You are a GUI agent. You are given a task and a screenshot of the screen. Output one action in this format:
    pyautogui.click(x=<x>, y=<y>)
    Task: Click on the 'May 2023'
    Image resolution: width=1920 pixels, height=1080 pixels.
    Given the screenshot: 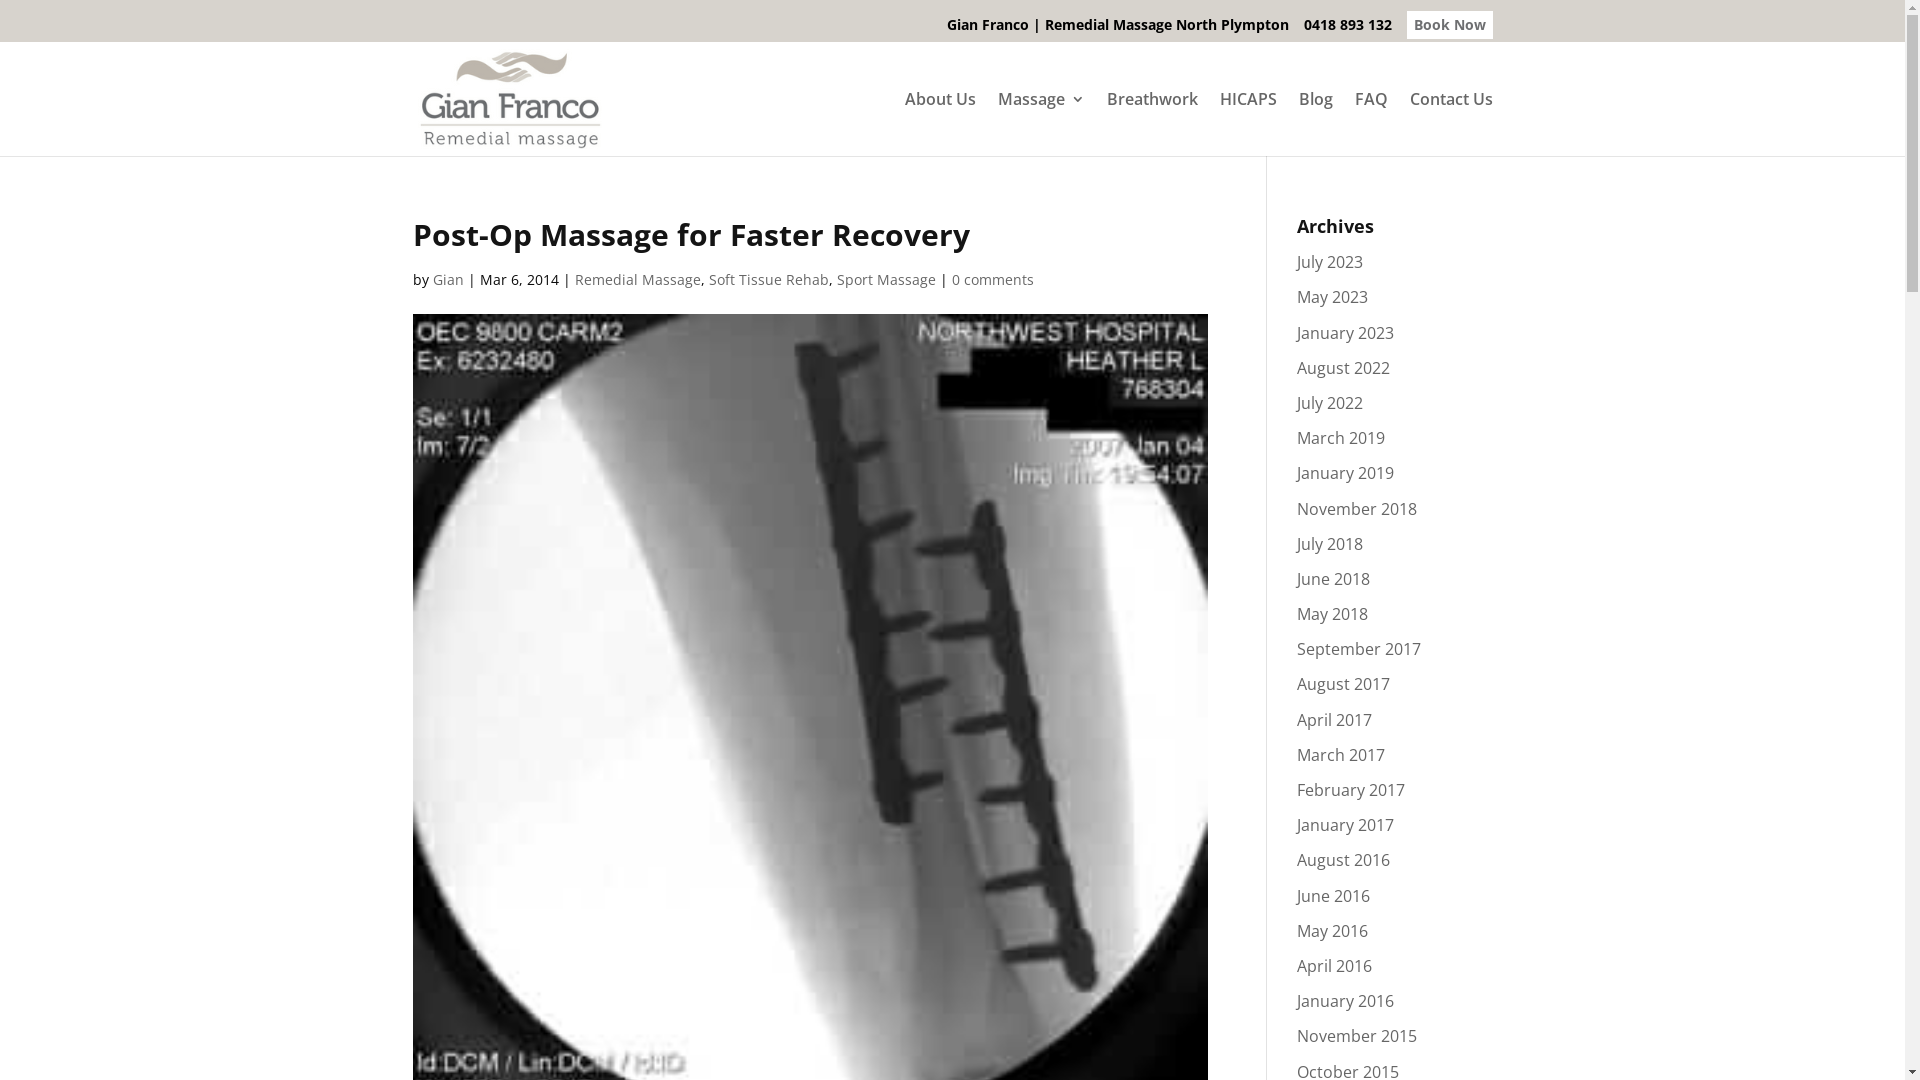 What is the action you would take?
    pyautogui.click(x=1332, y=297)
    